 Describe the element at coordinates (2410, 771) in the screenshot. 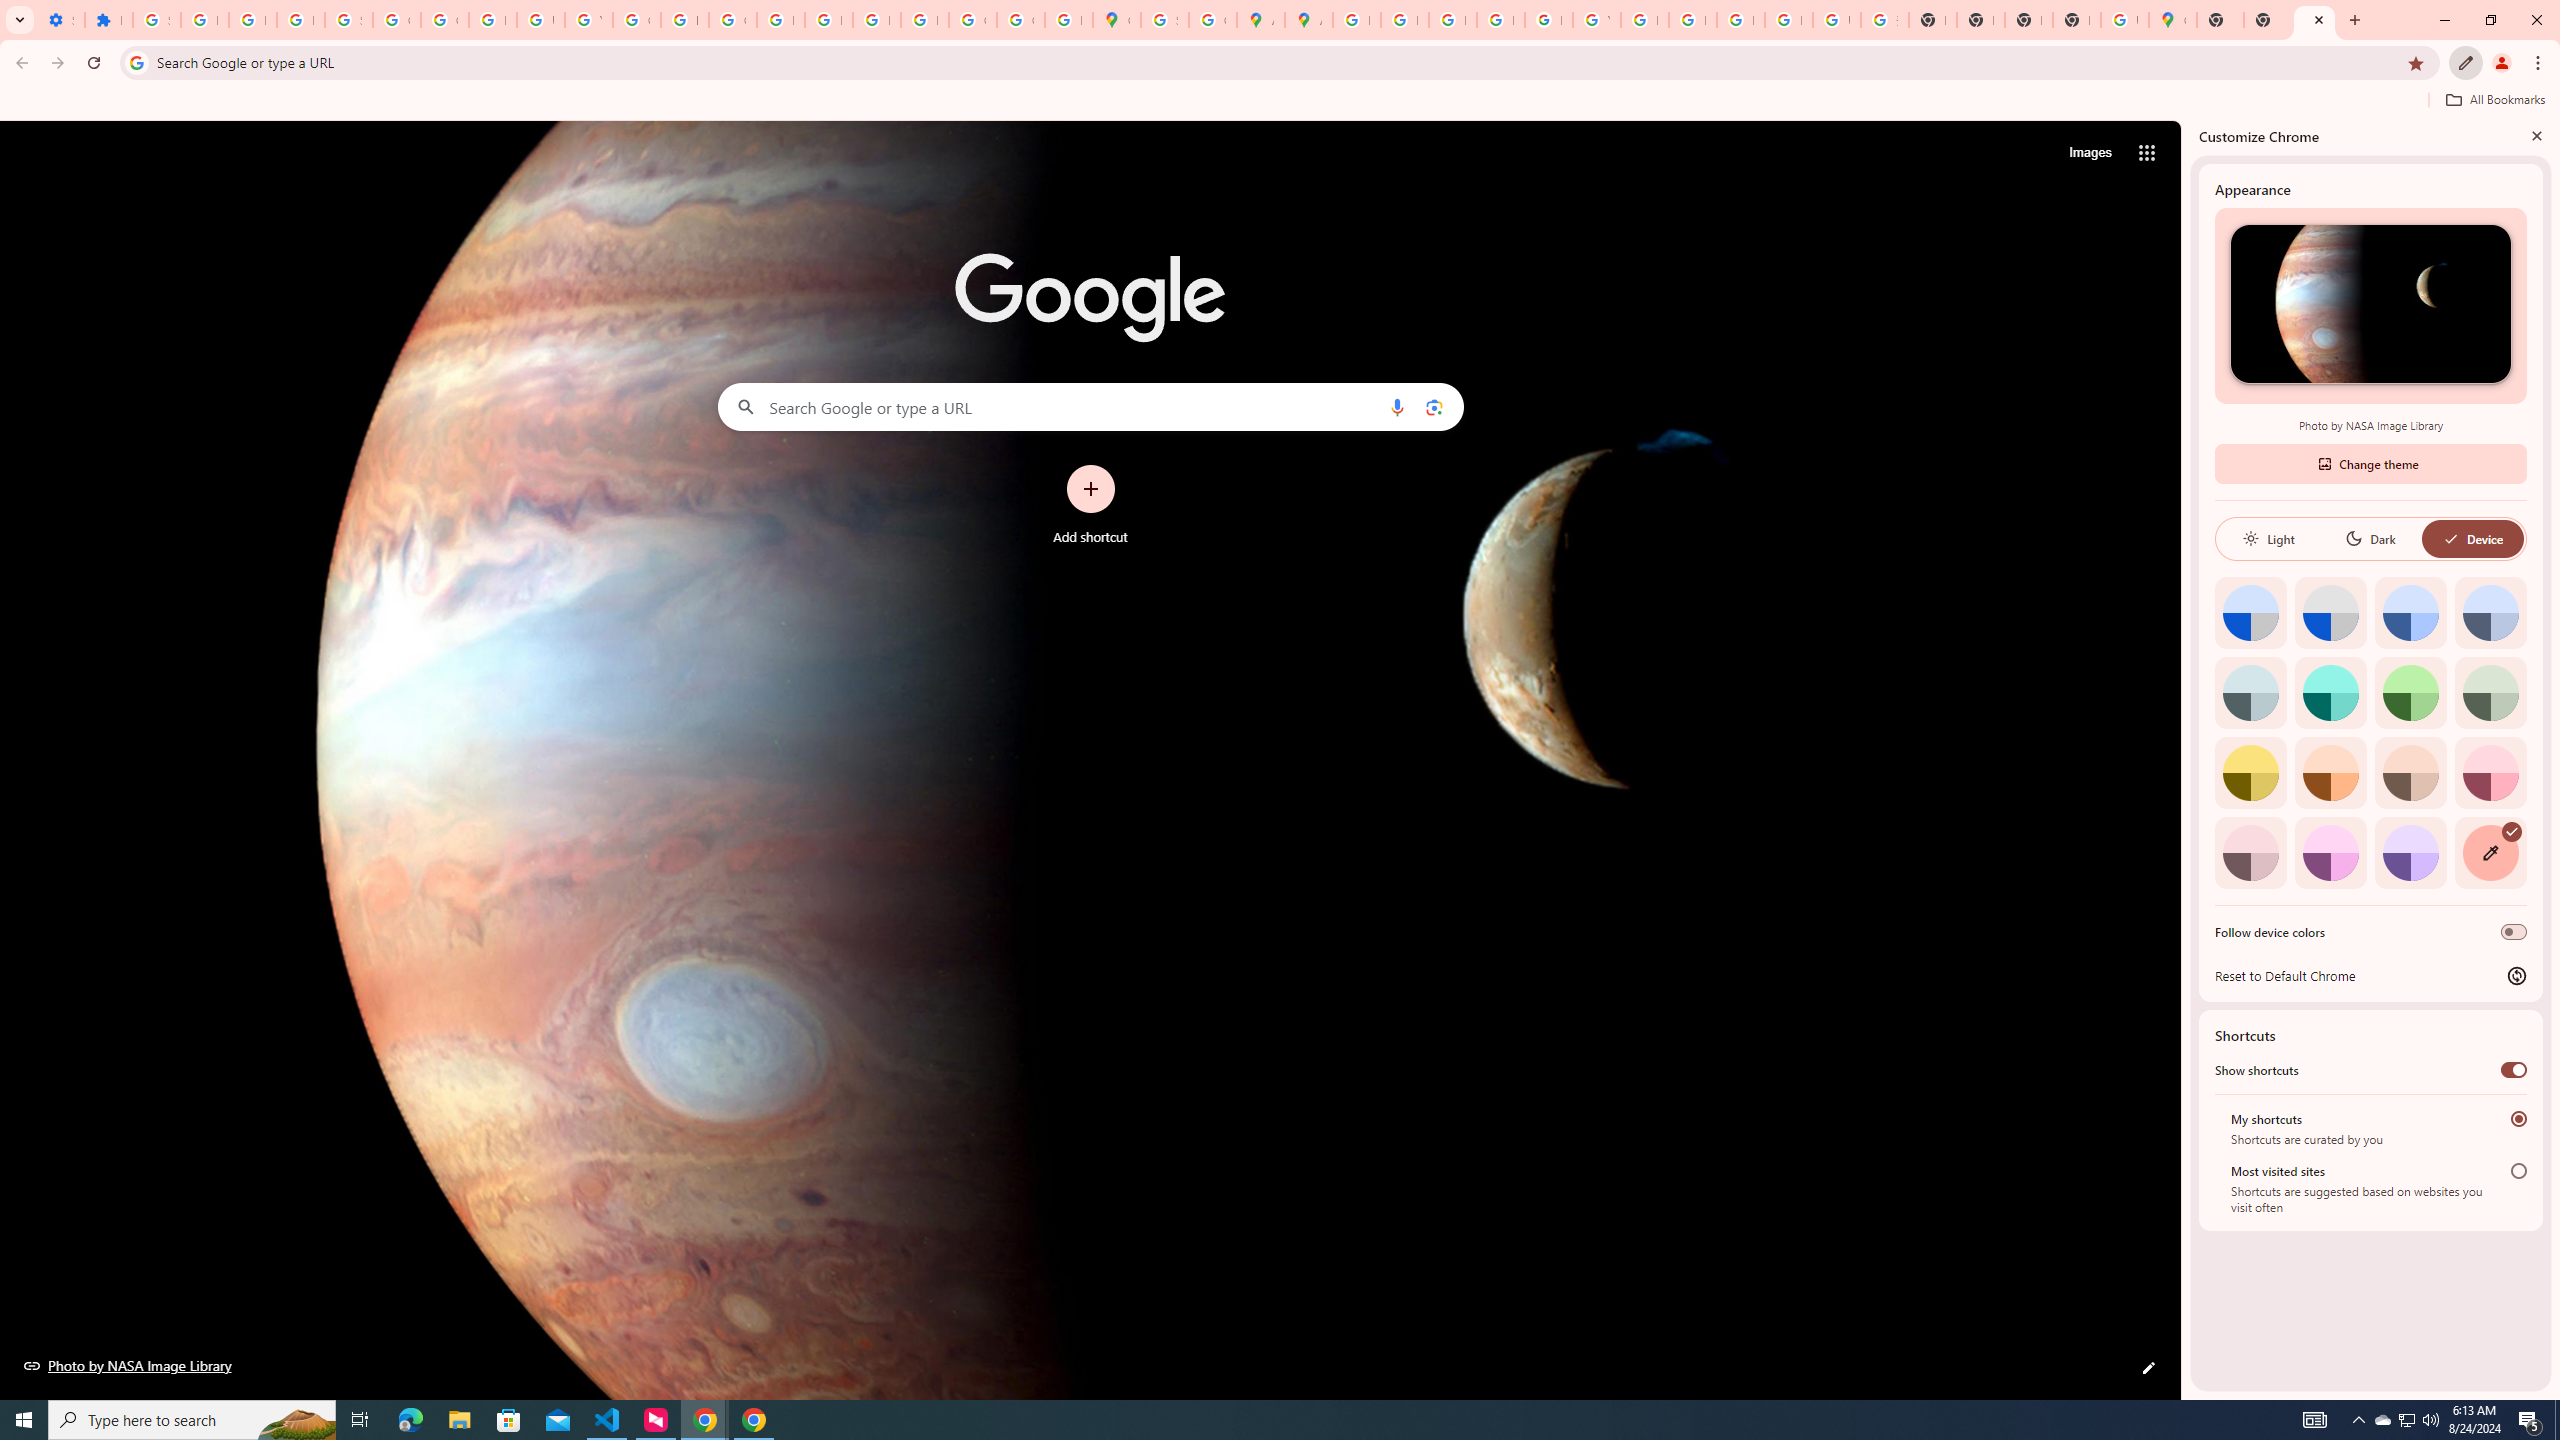

I see `'Apricot'` at that location.